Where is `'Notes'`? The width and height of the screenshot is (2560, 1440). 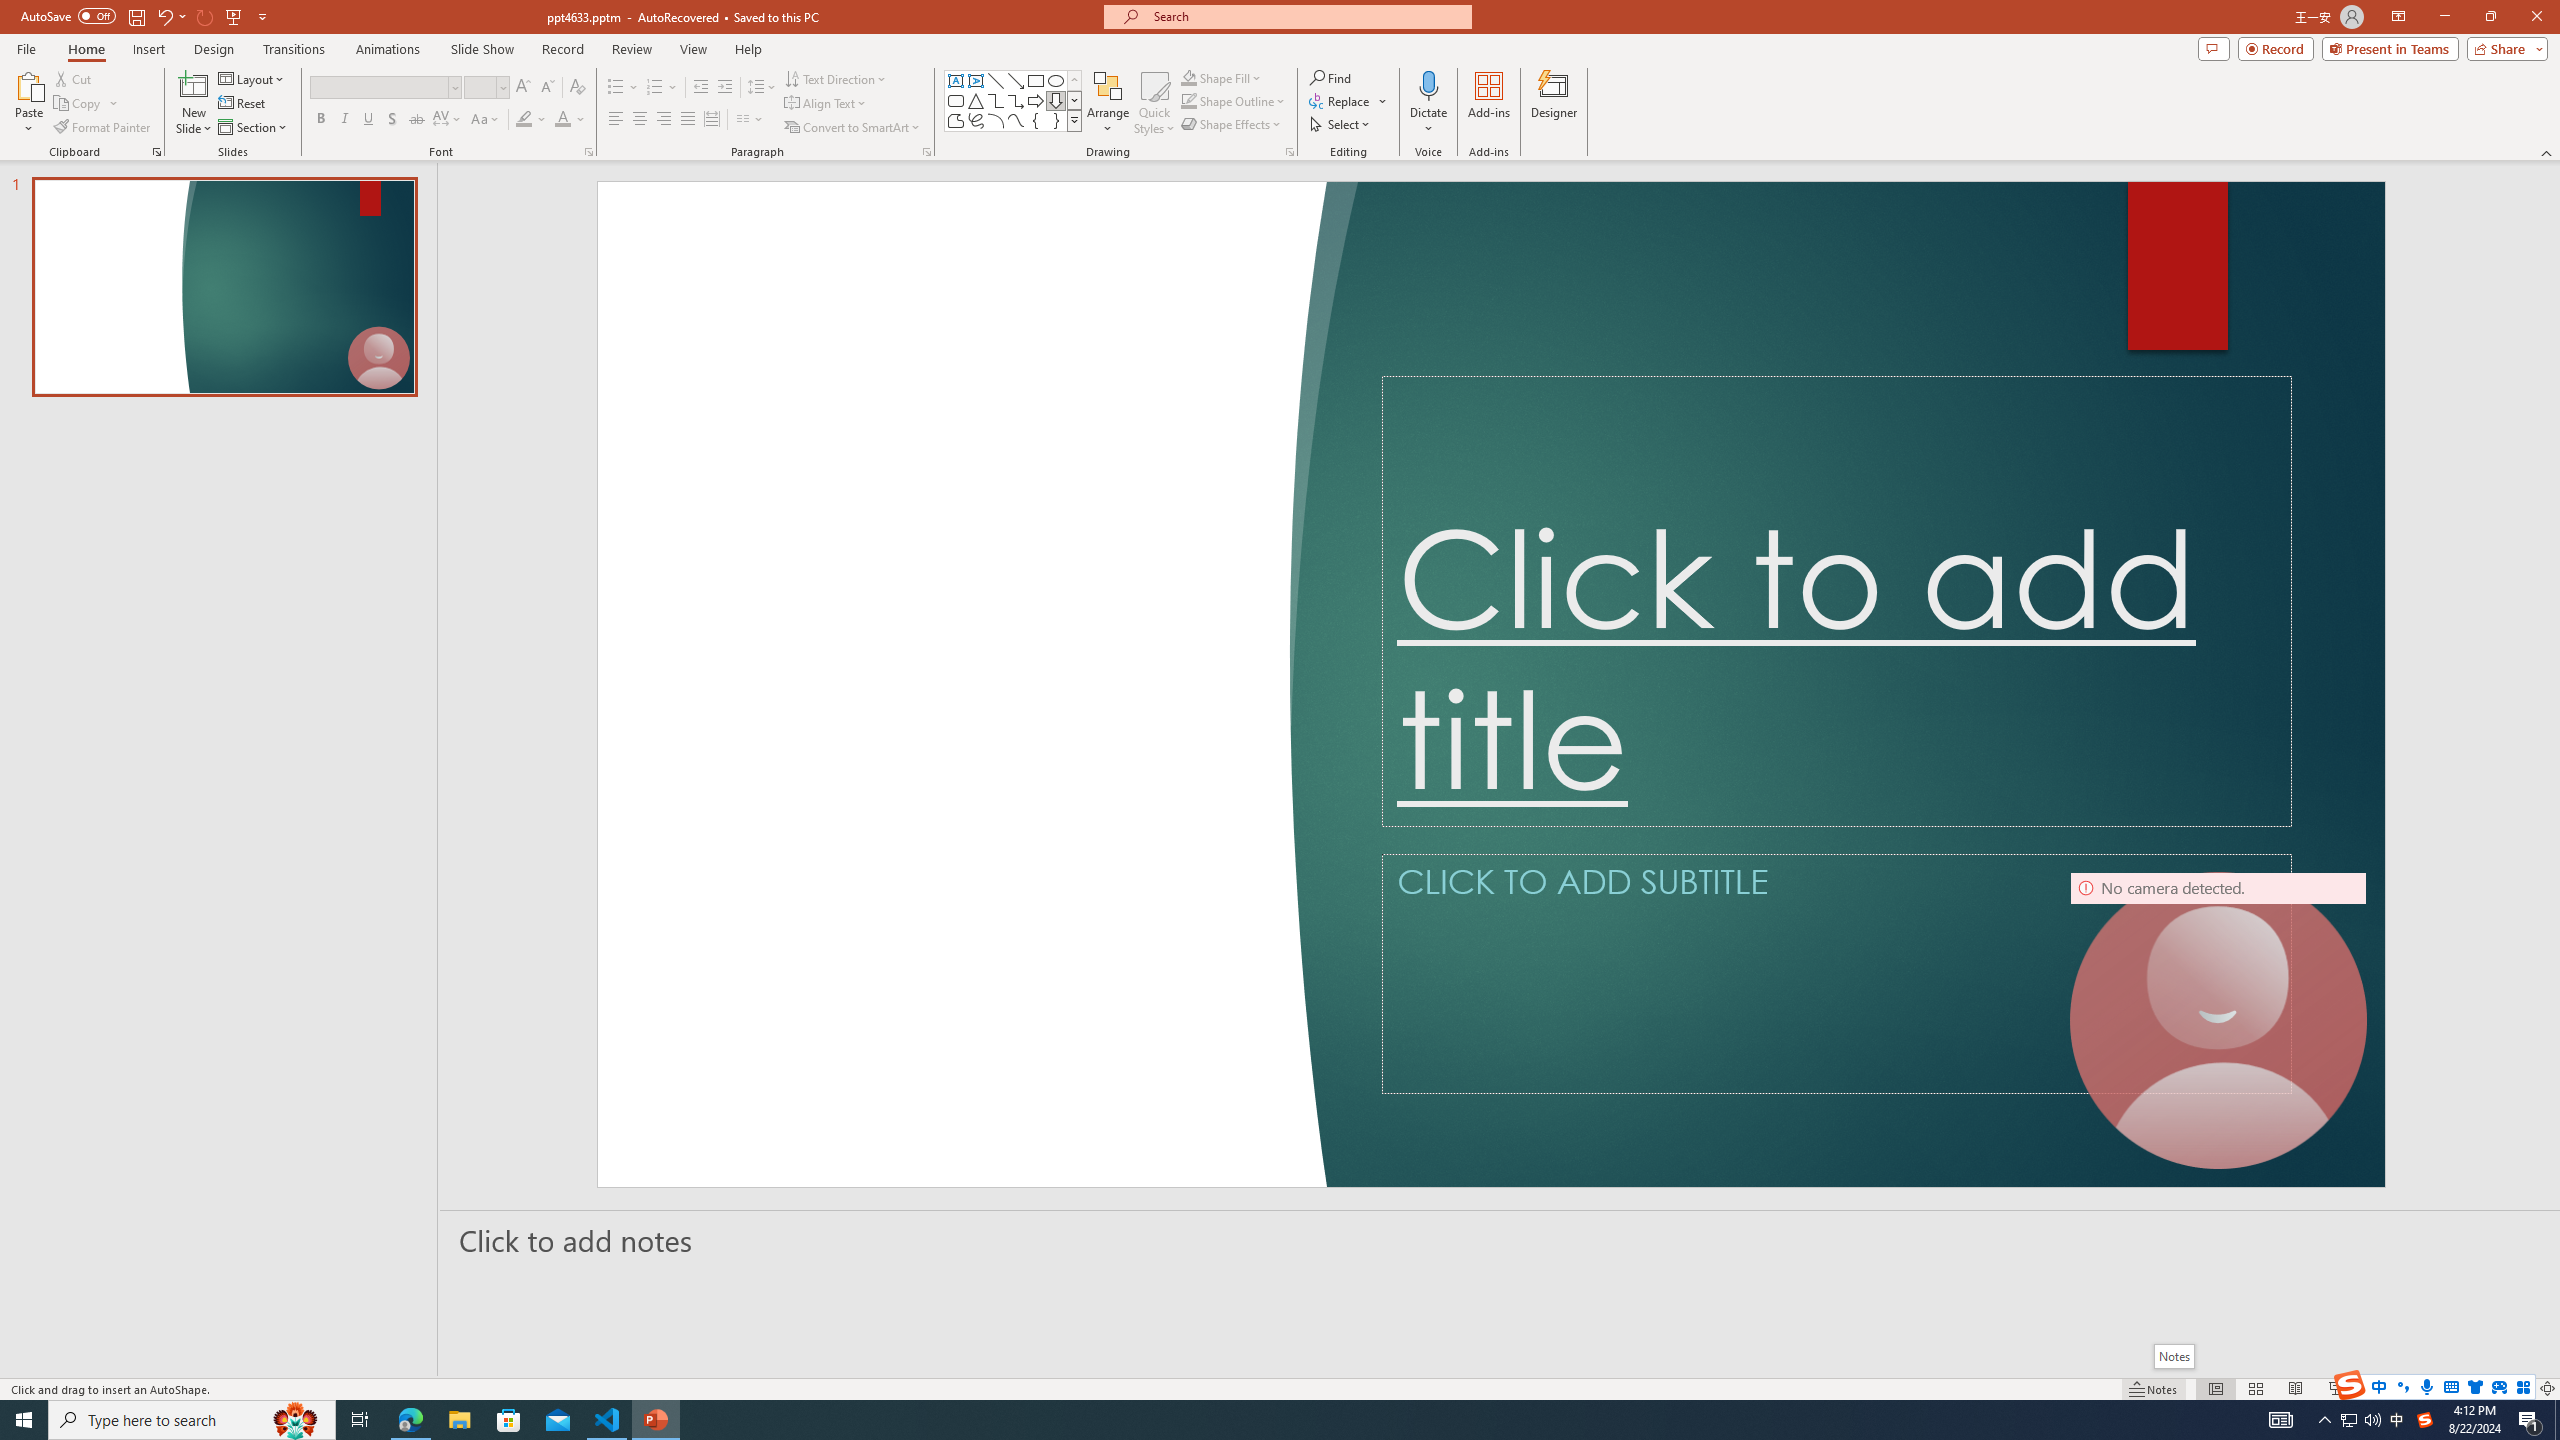
'Notes' is located at coordinates (2172, 1355).